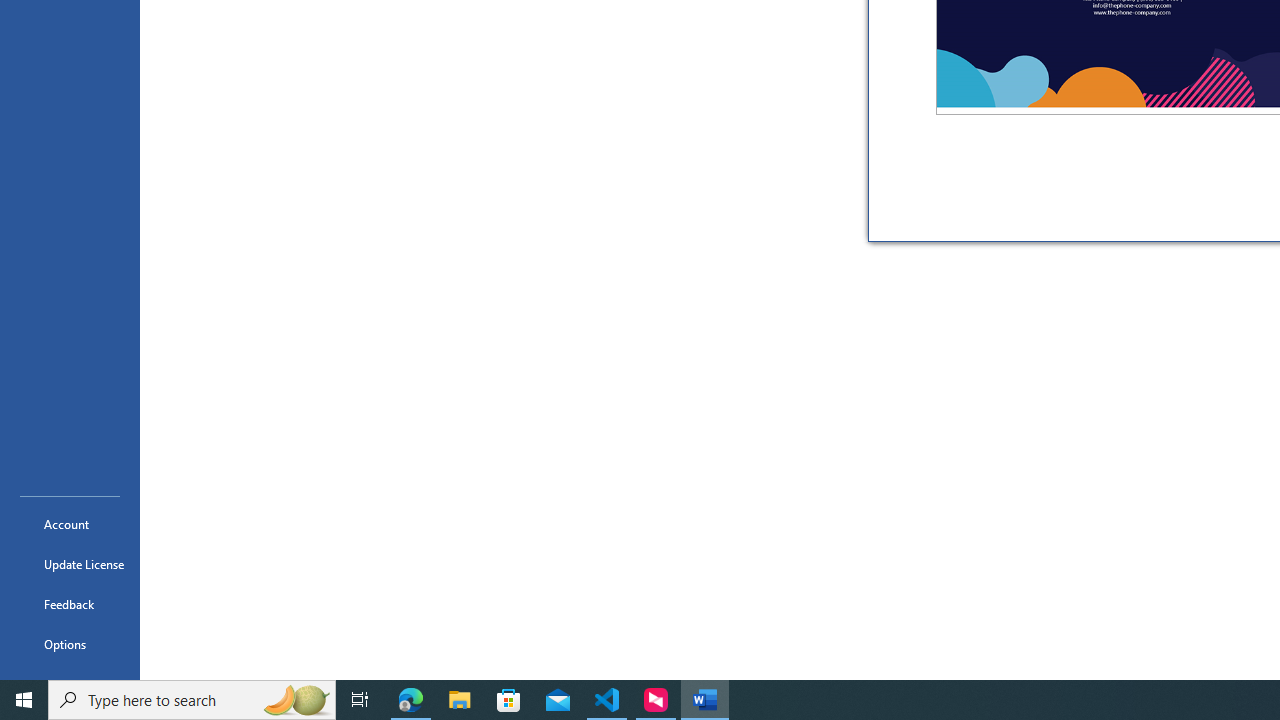 This screenshot has height=720, width=1280. What do you see at coordinates (24, 698) in the screenshot?
I see `'Start'` at bounding box center [24, 698].